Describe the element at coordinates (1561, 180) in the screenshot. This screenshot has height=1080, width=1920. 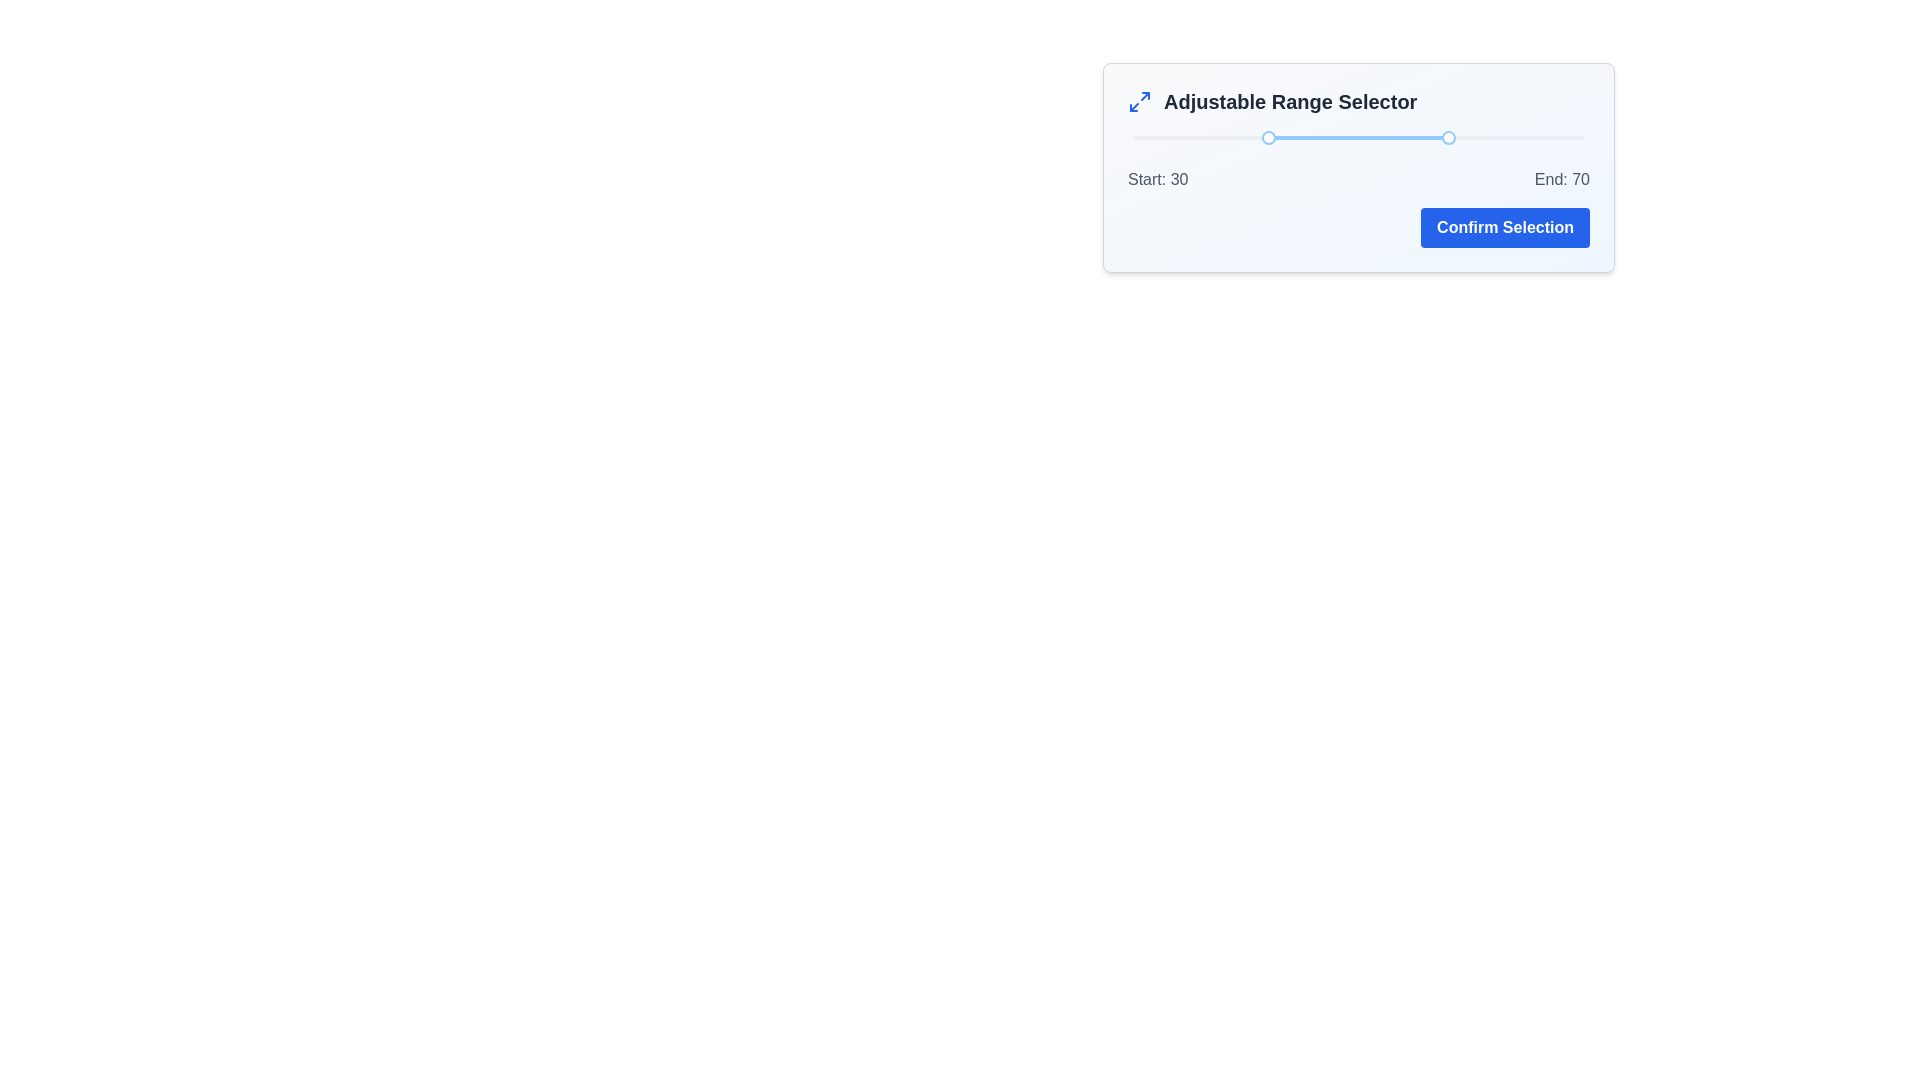
I see `the label indicating the end value of a range slider, positioned to the right of 'Start: 30' text in the top-right quadrant of the card layout` at that location.